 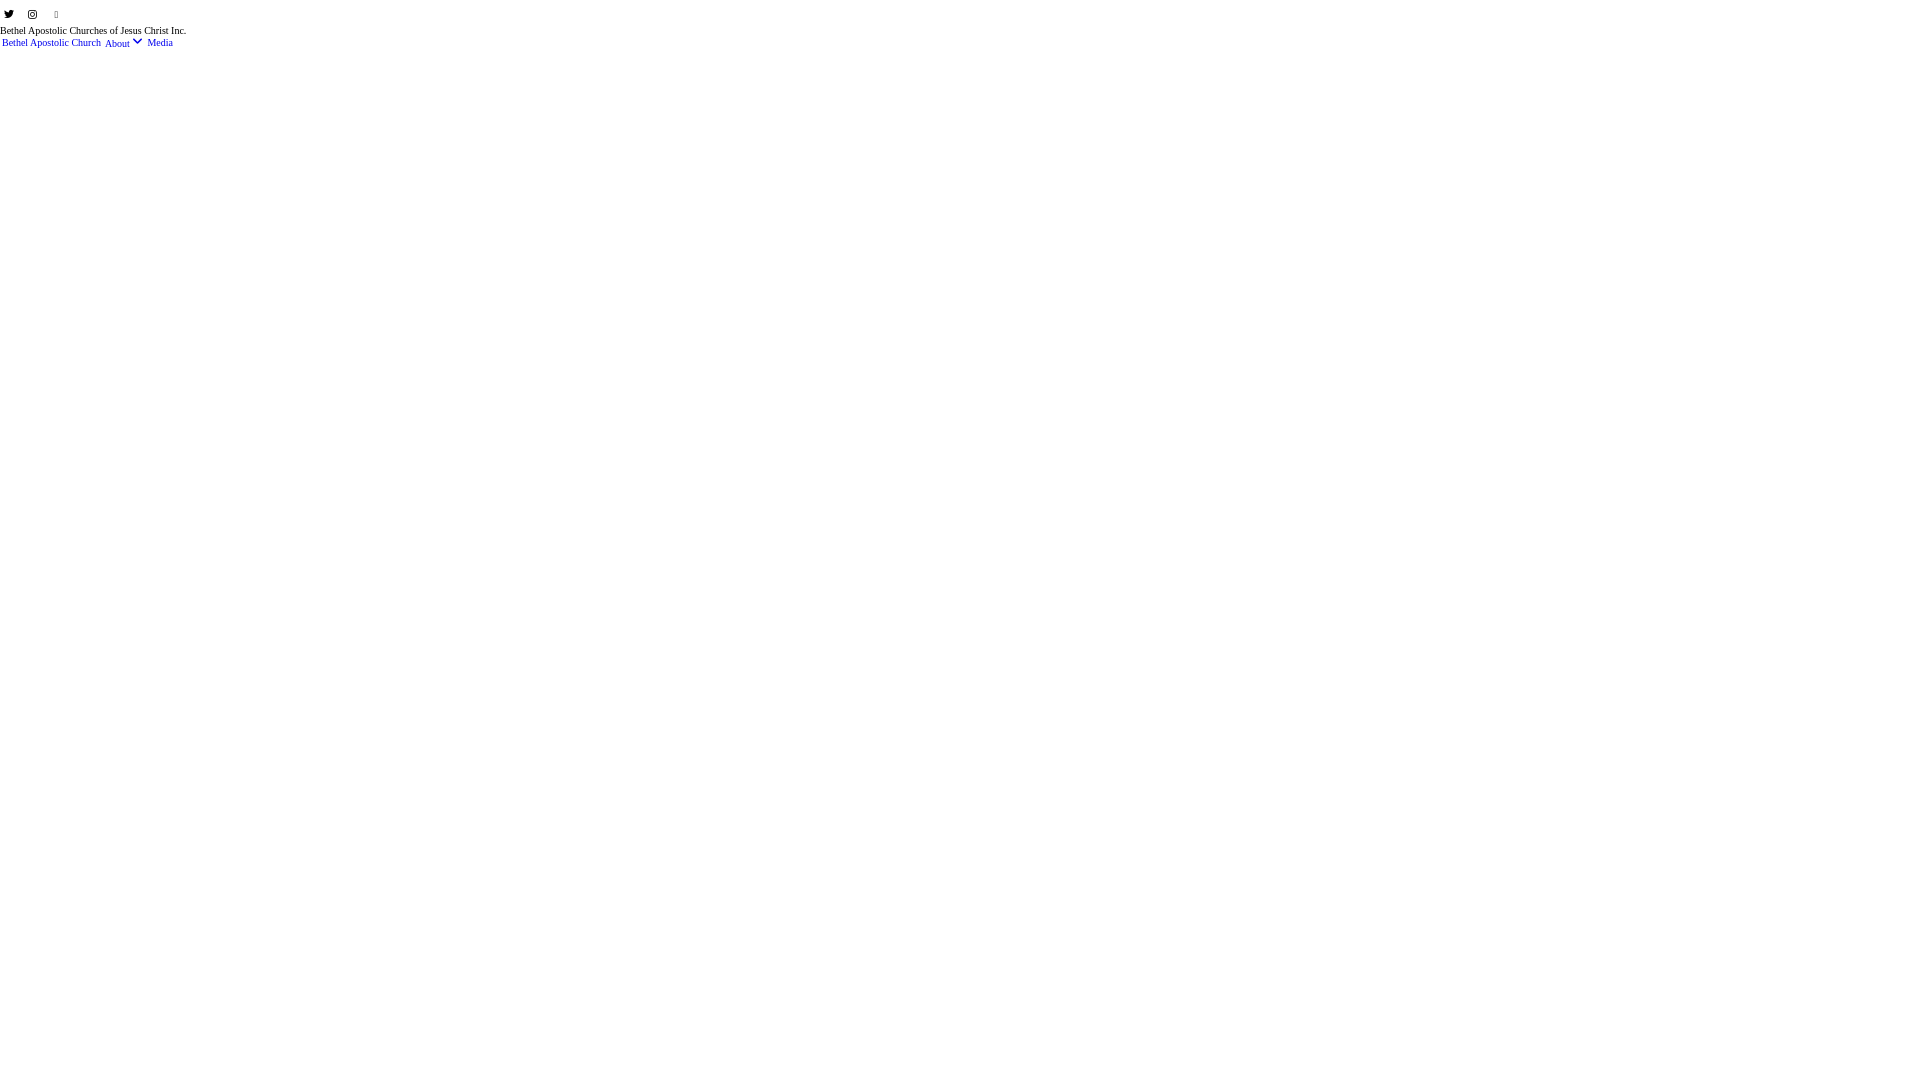 I want to click on 'Media', so click(x=146, y=42).